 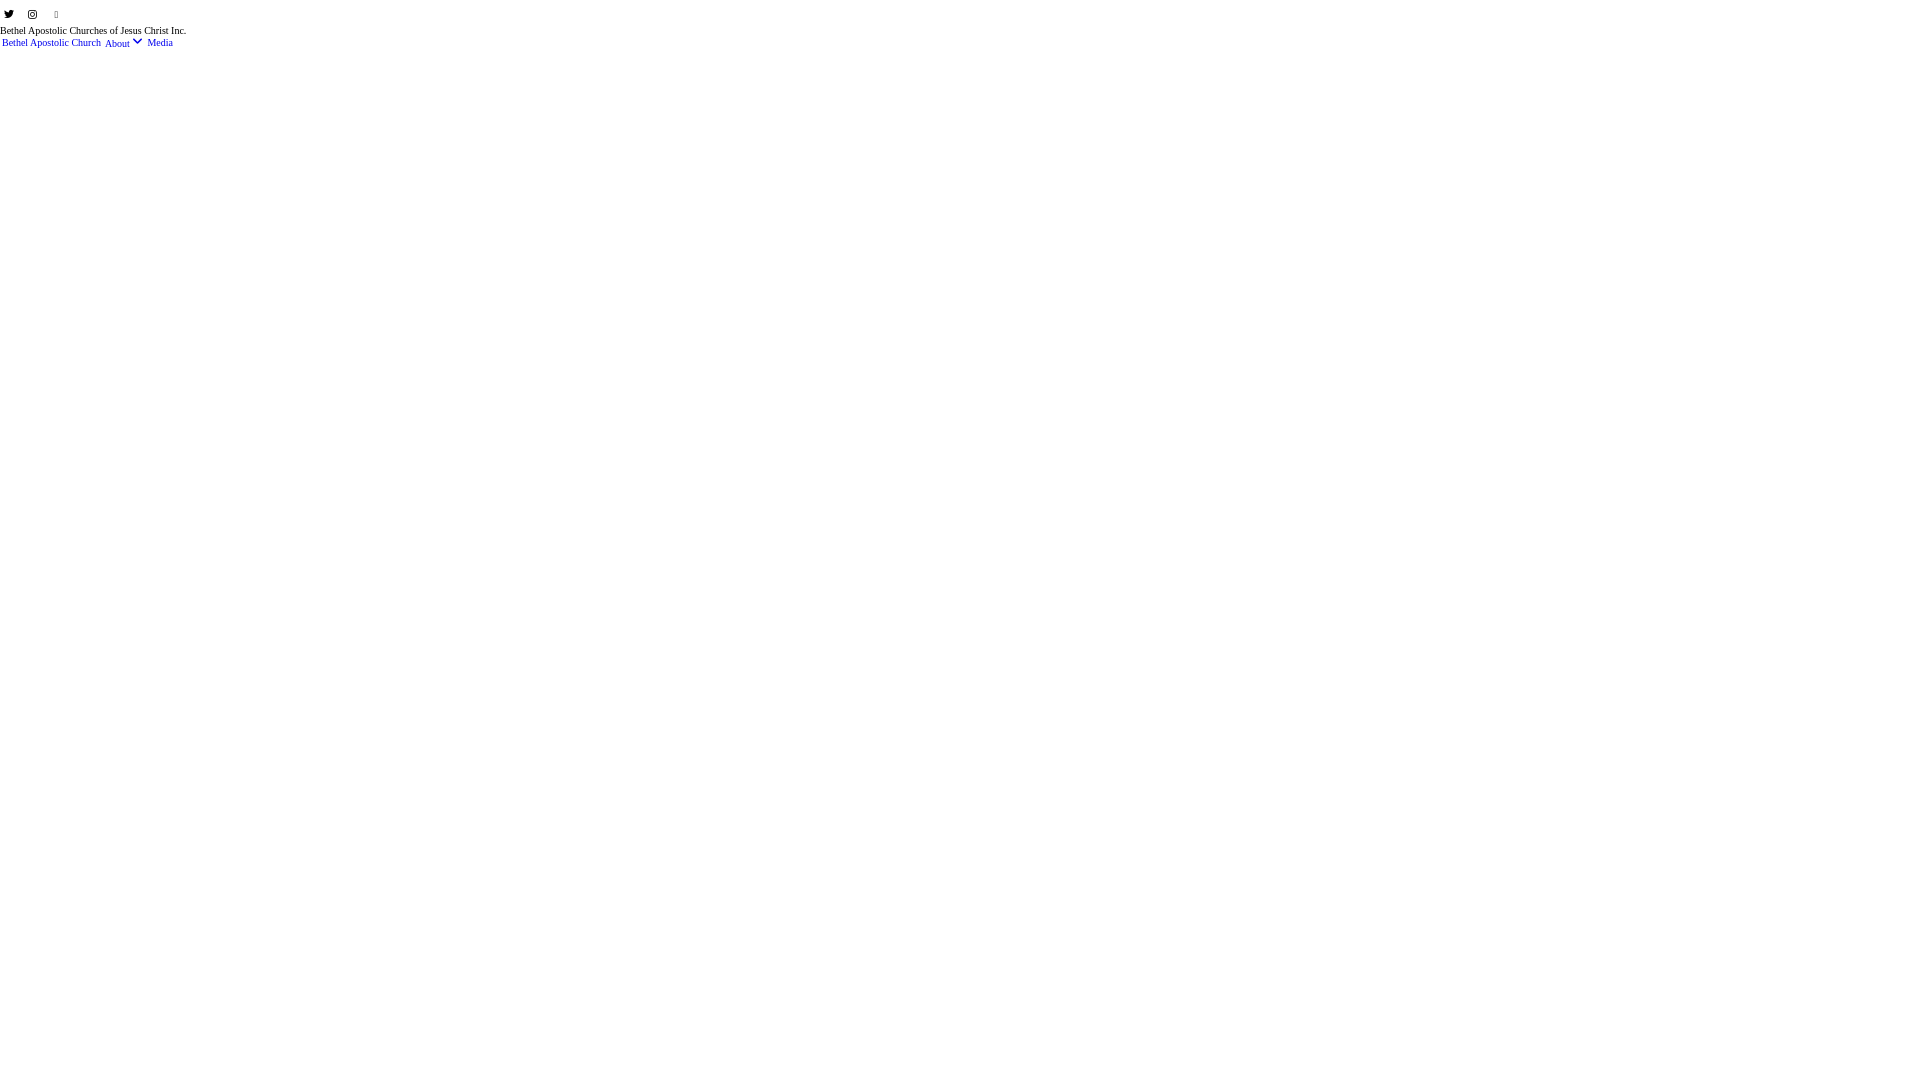 I want to click on 'Media', so click(x=146, y=42).